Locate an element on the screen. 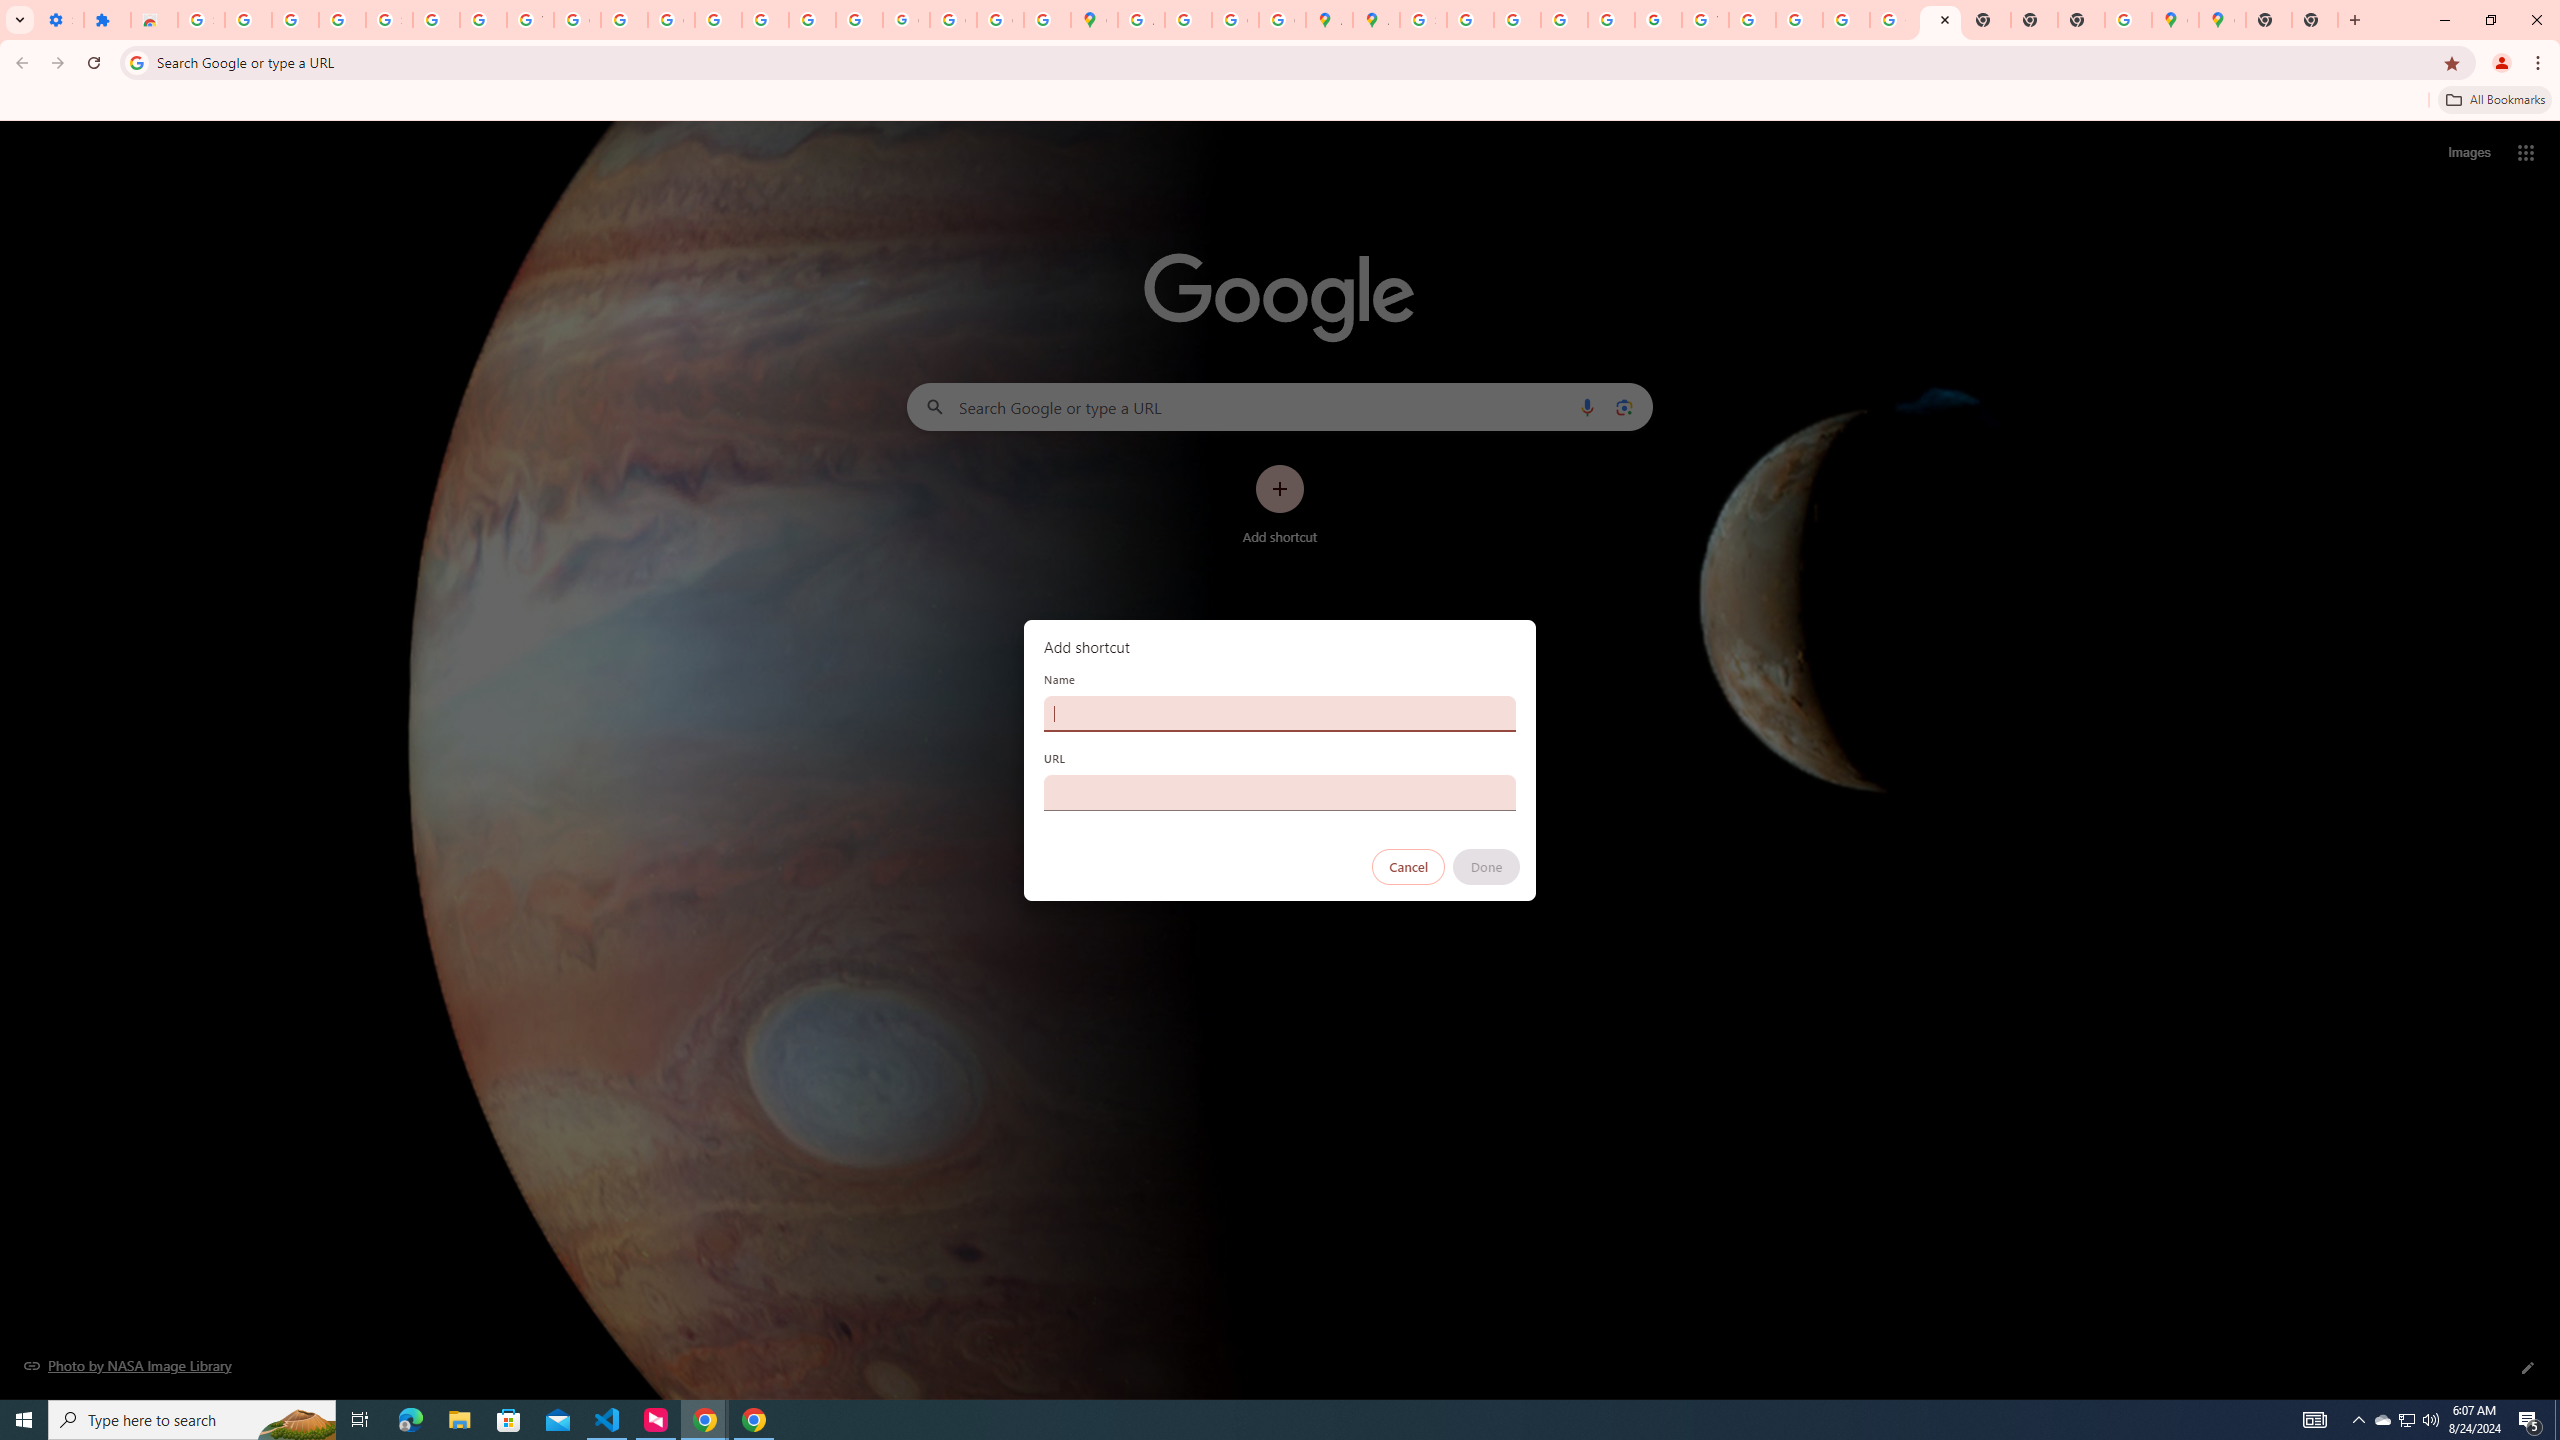  'Privacy Help Center - Policies Help' is located at coordinates (1564, 19).